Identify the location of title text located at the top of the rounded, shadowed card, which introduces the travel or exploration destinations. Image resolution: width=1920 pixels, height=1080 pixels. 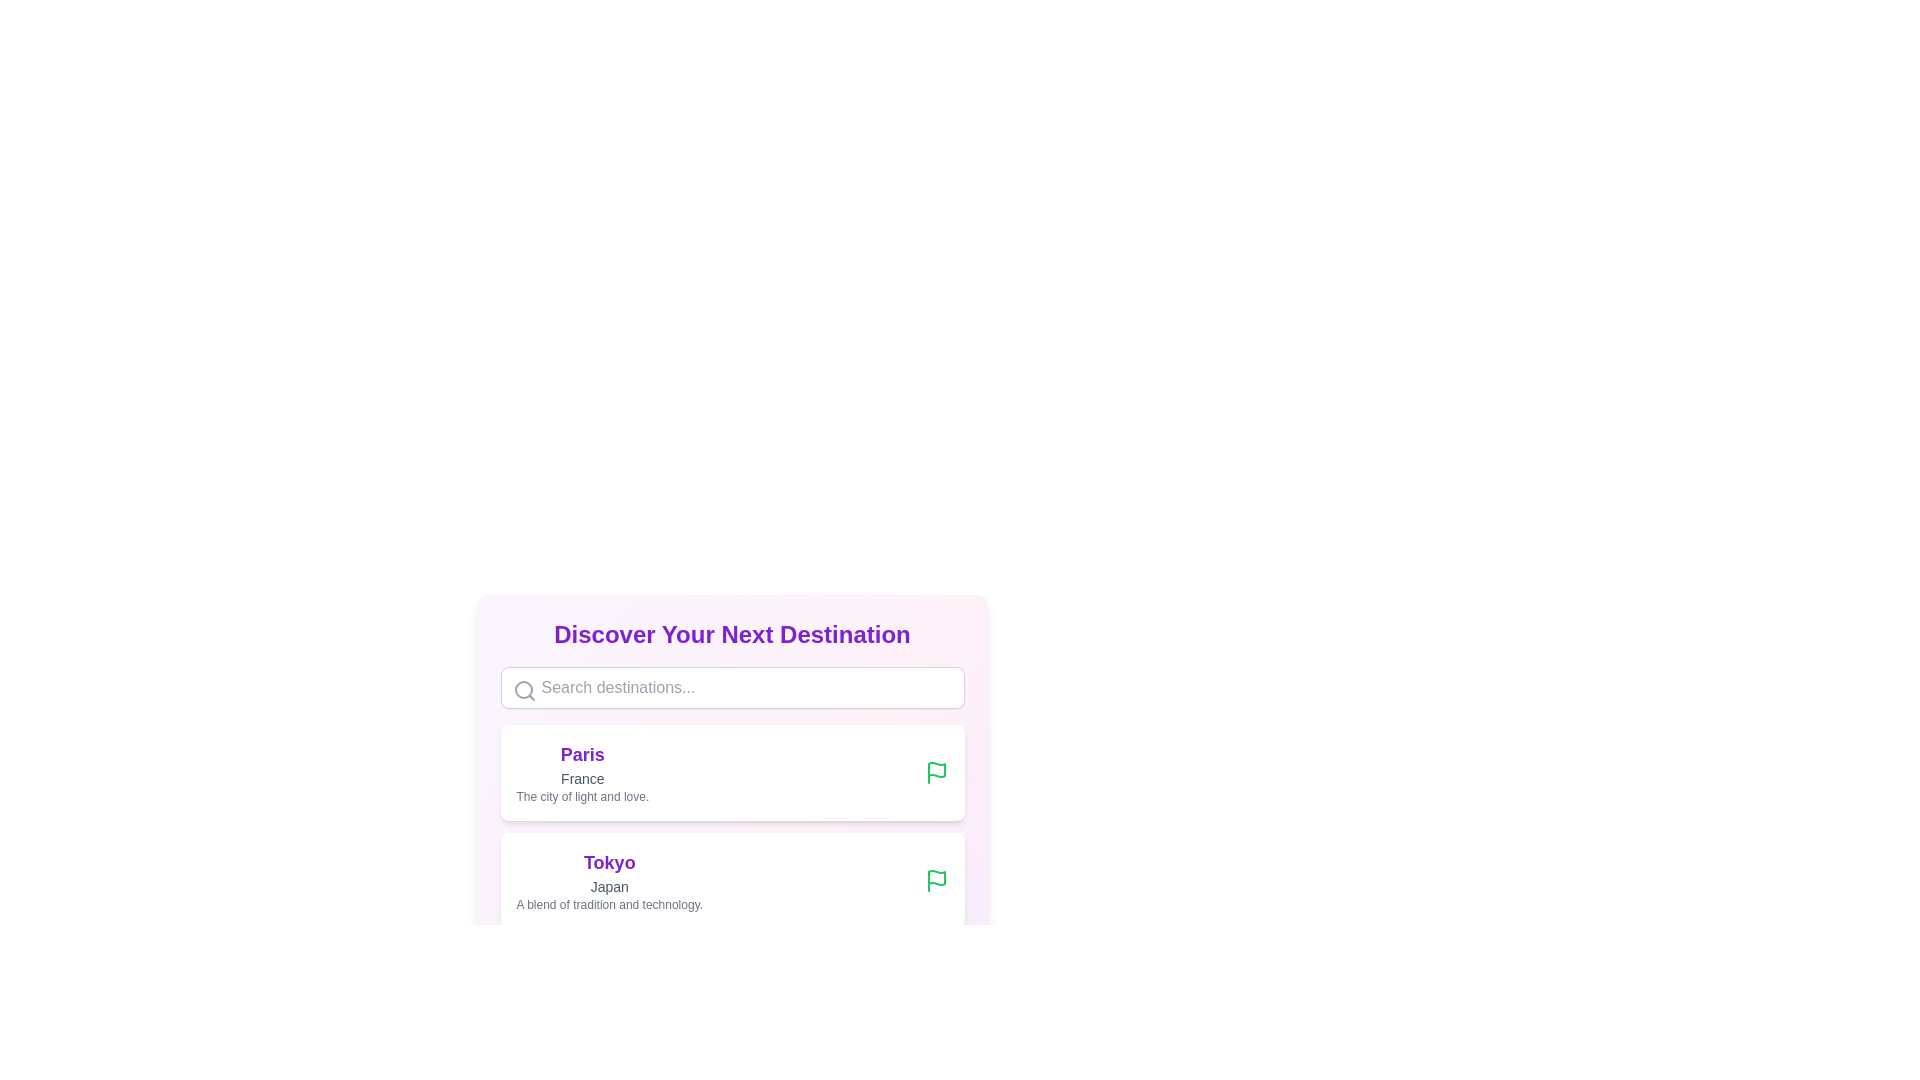
(731, 635).